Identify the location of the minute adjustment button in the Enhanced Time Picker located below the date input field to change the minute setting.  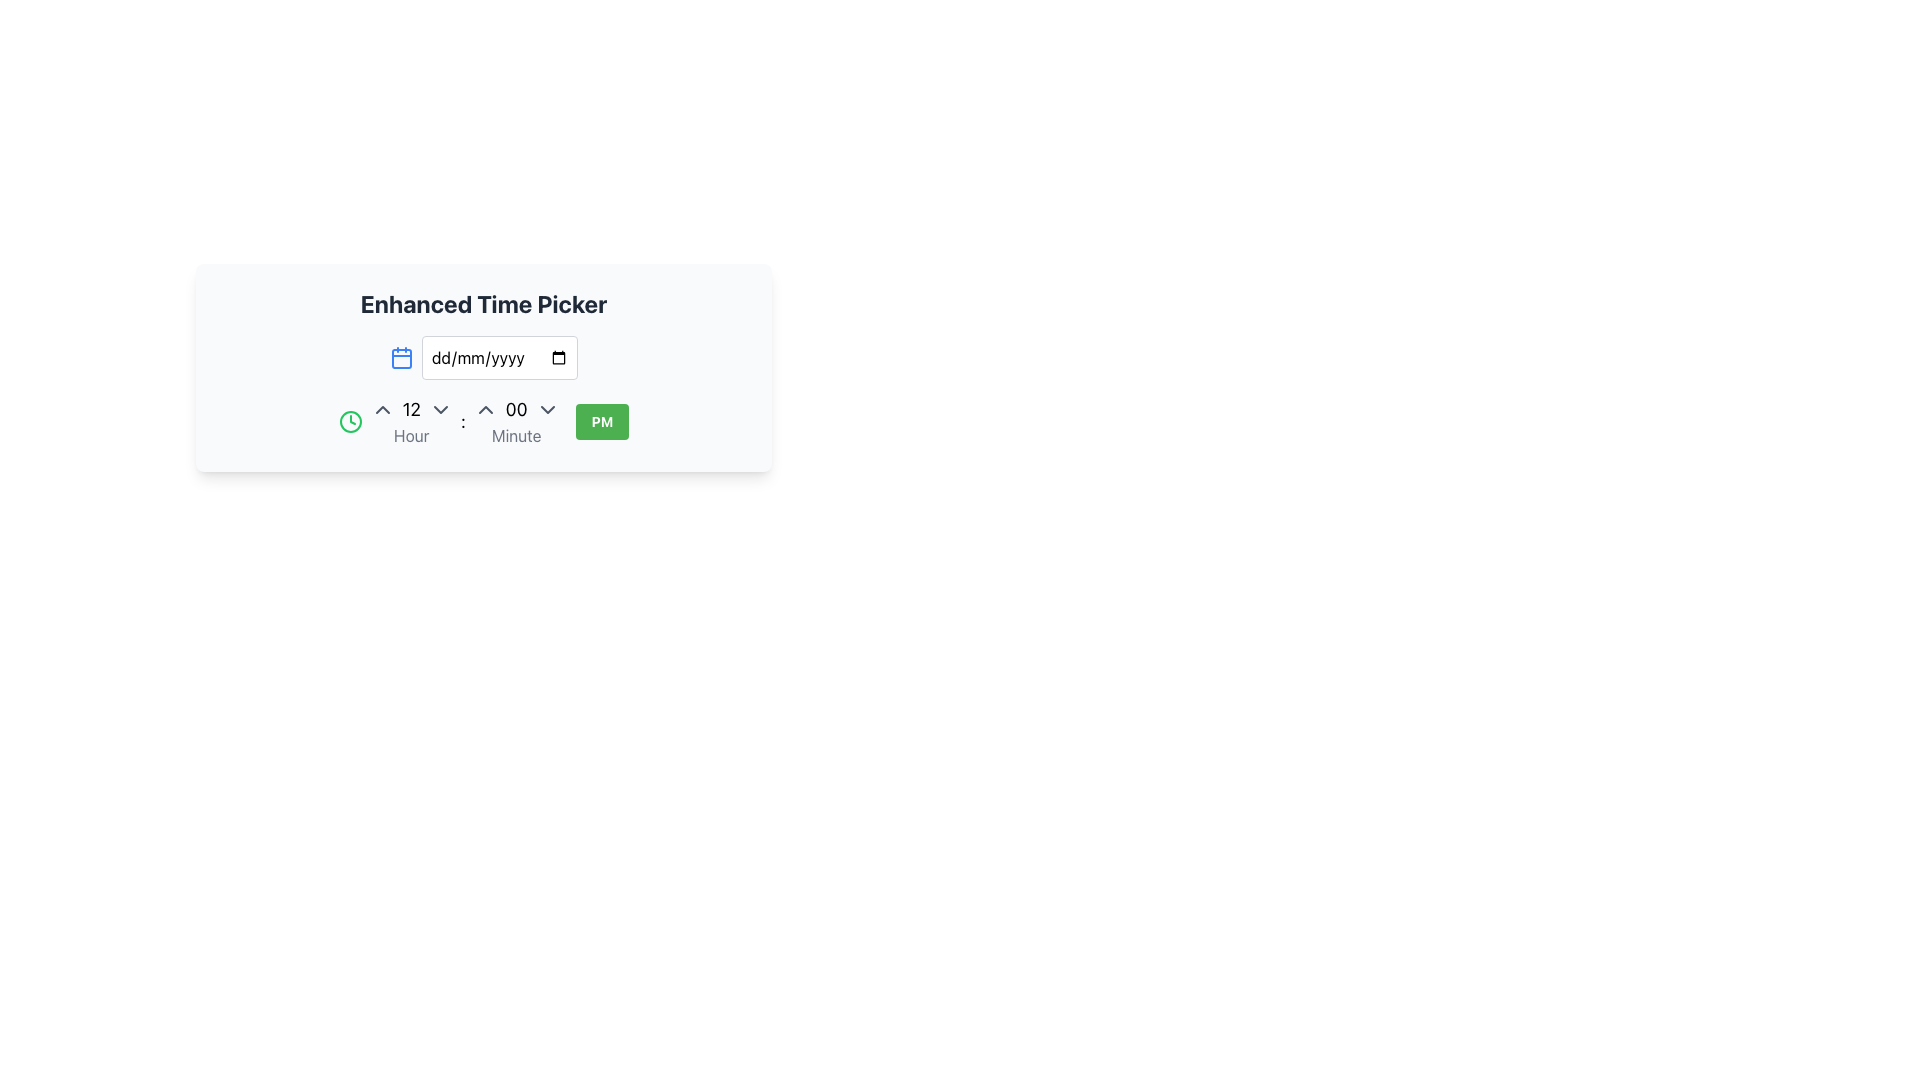
(484, 392).